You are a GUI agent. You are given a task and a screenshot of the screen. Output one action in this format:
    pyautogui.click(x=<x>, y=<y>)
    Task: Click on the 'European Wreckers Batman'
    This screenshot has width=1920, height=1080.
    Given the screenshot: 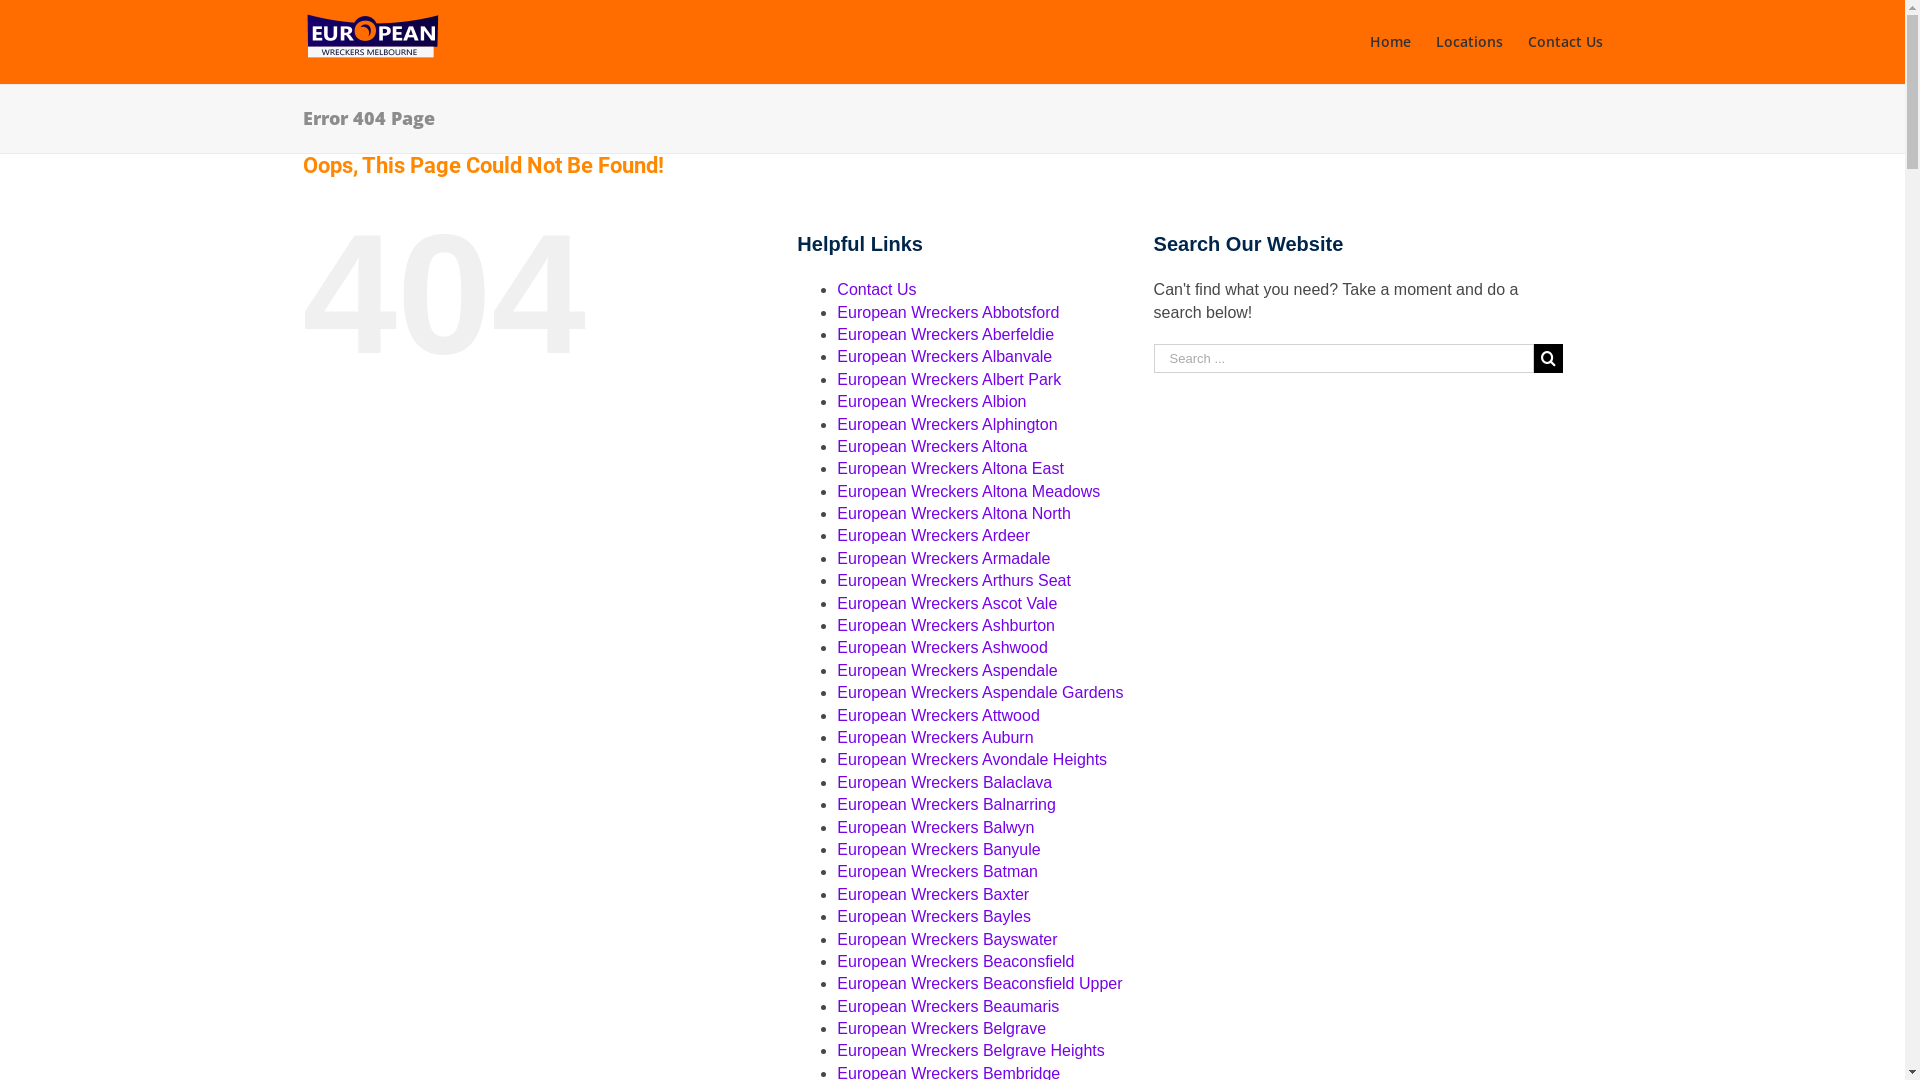 What is the action you would take?
    pyautogui.click(x=936, y=870)
    